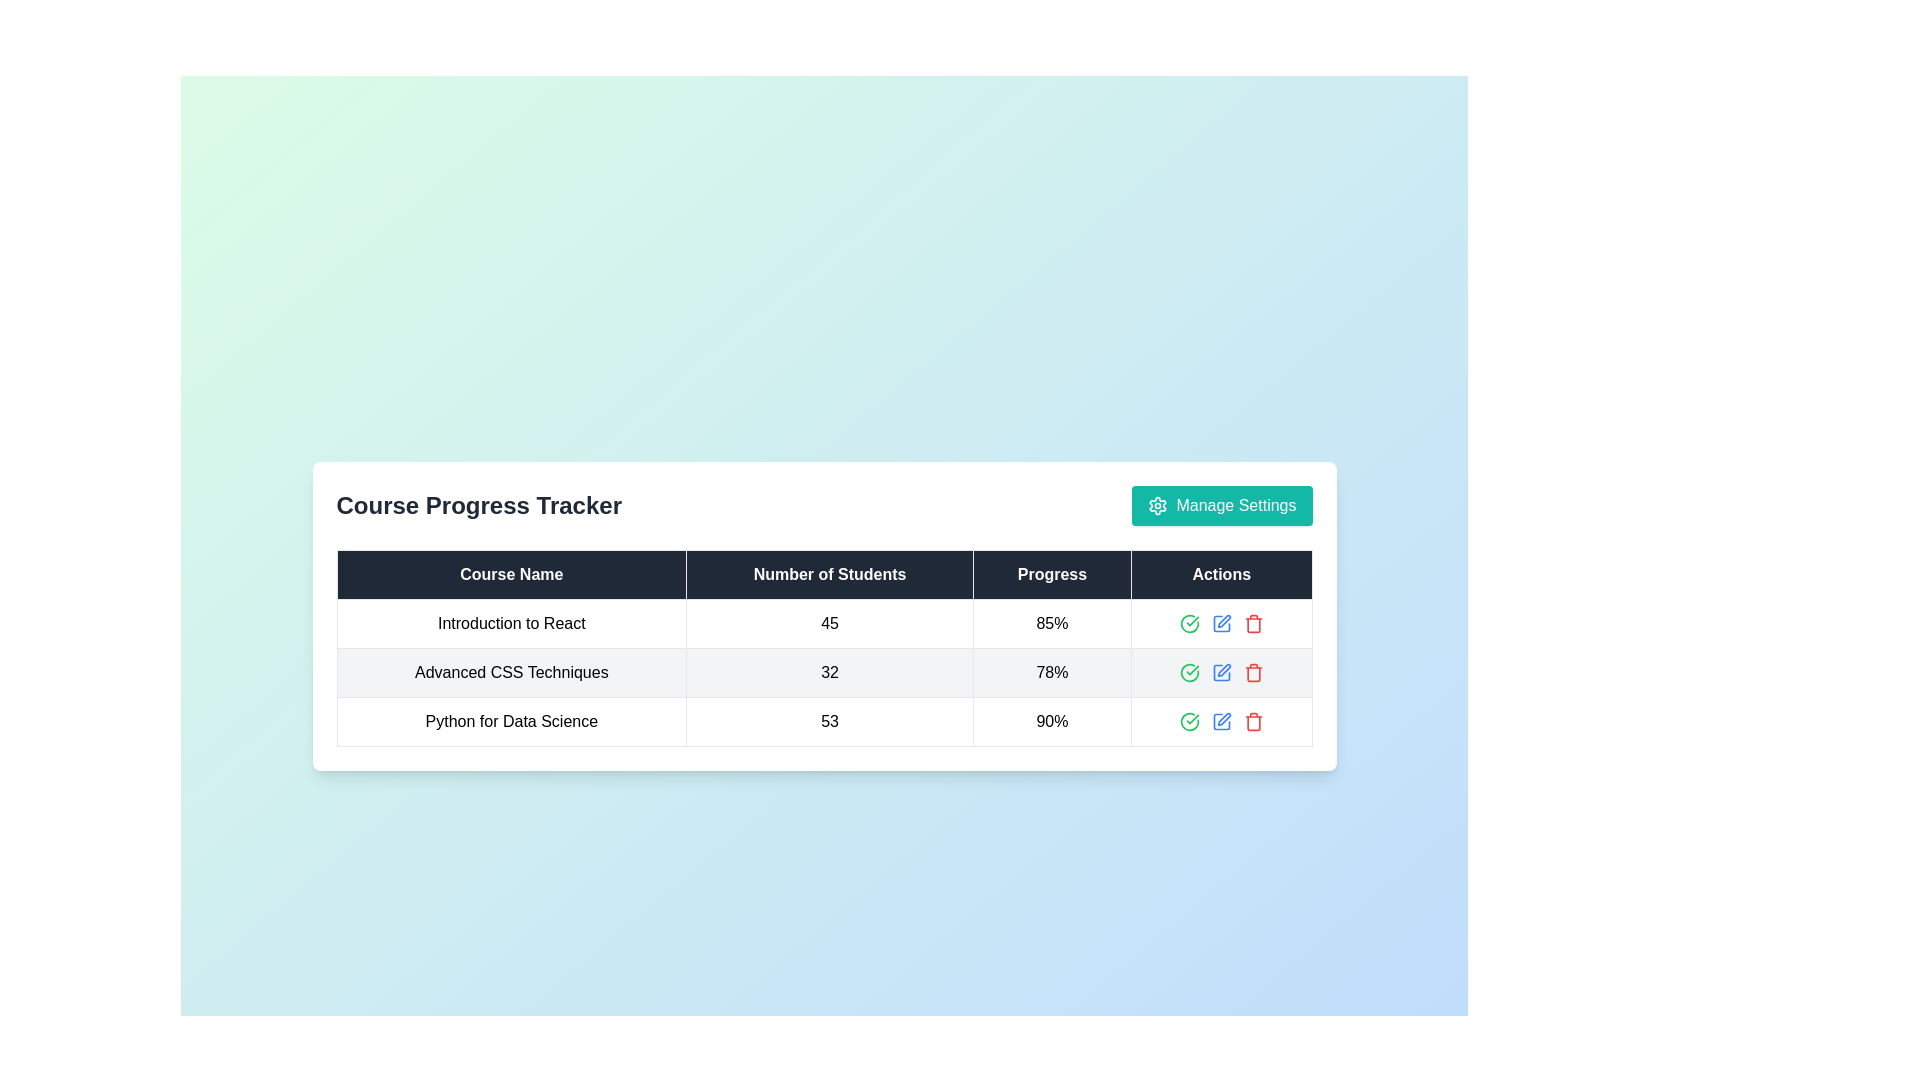  What do you see at coordinates (1051, 672) in the screenshot?
I see `the 'Advanced CSS Techniques' progress percentage text element located in the third column of the second row within the 'Course Progress Tracker' table` at bounding box center [1051, 672].